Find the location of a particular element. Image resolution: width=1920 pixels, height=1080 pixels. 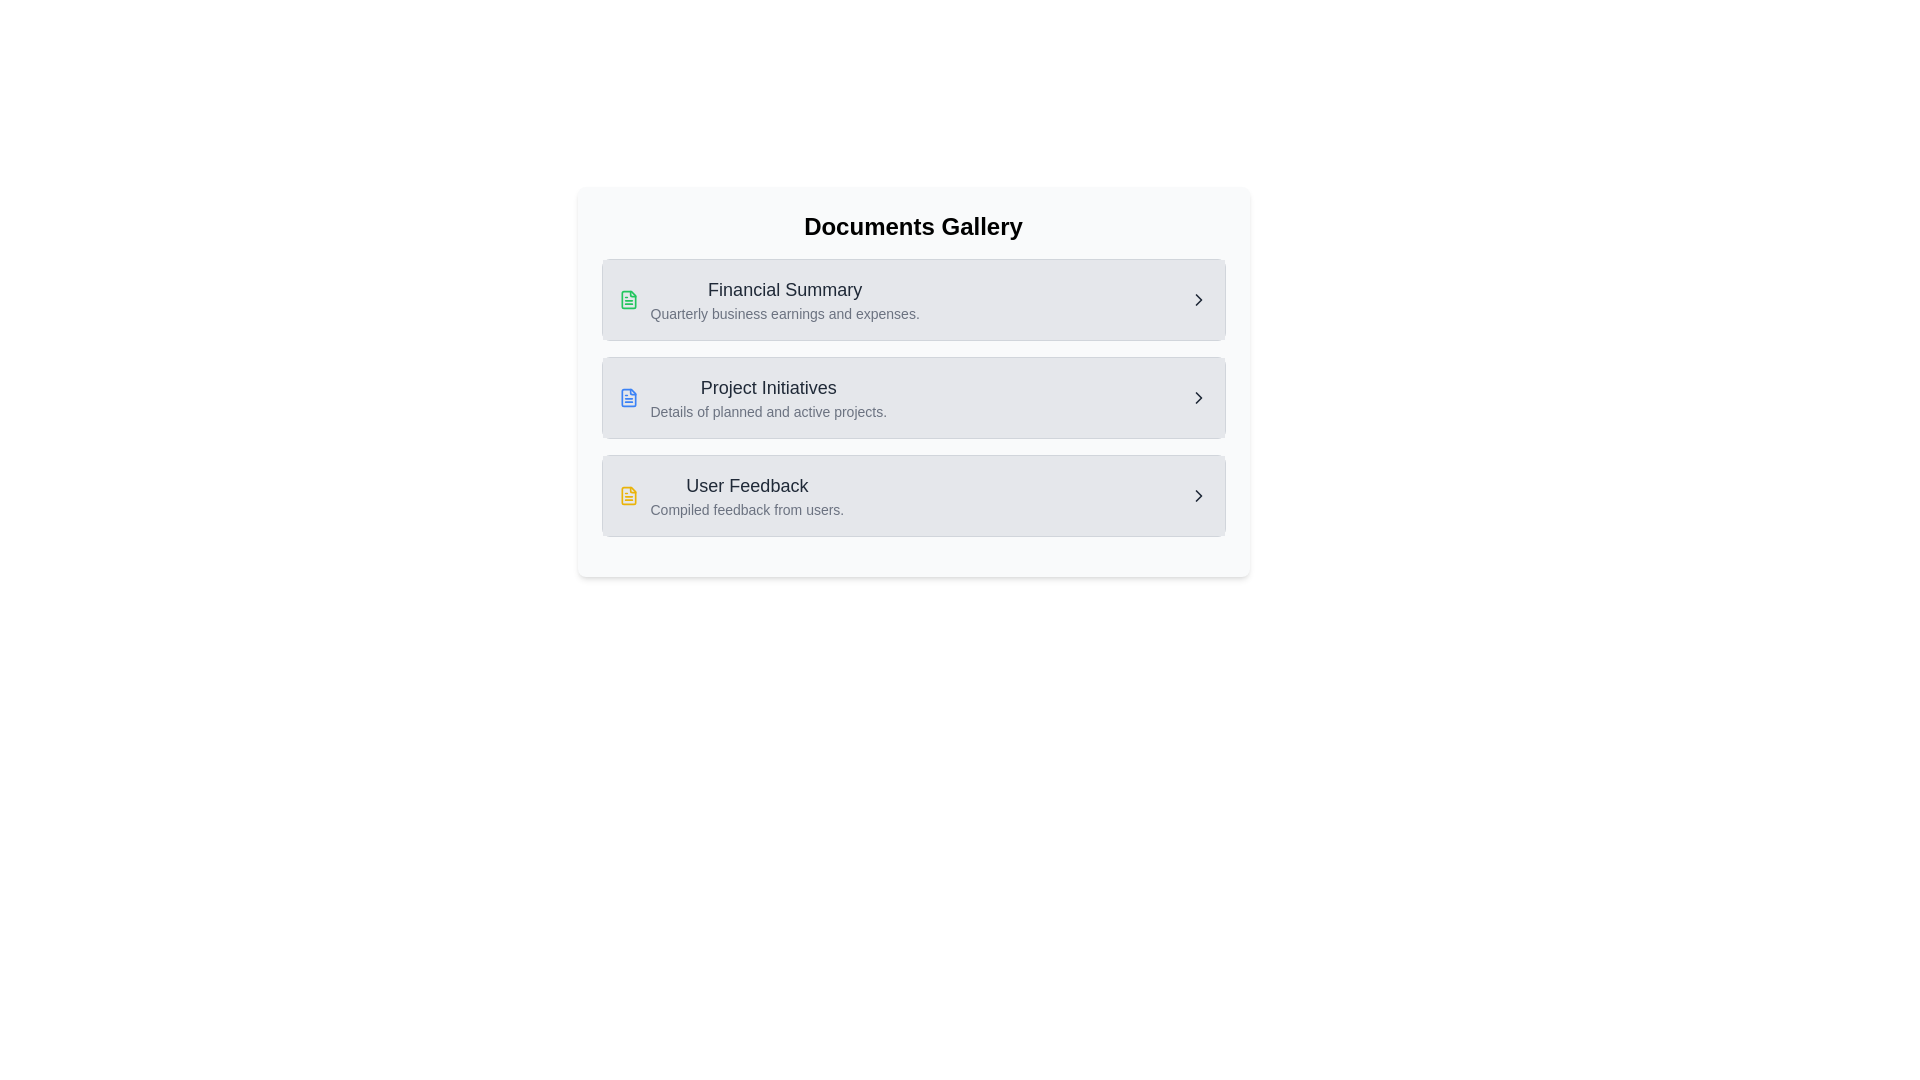

the small blue document icon located at the left of the 'Project Initiatives' section is located at coordinates (627, 397).